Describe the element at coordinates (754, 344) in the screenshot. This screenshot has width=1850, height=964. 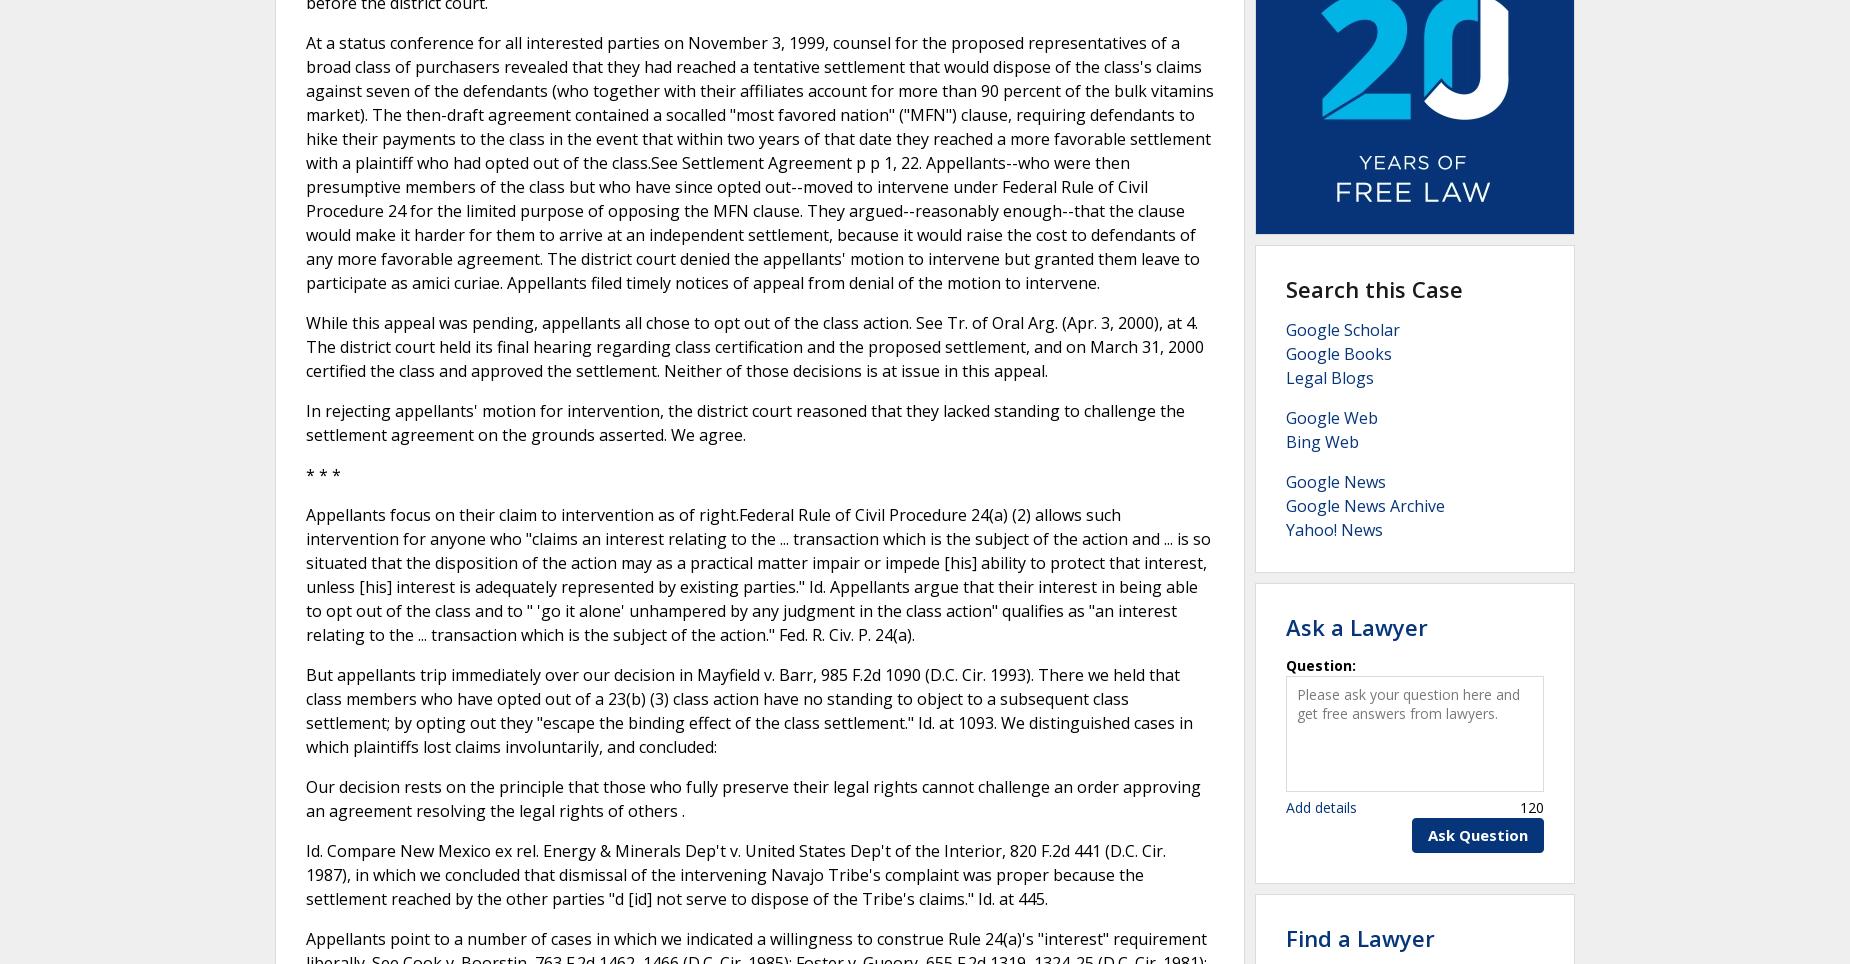
I see `'While this appeal was pending, appellants all chose to opt out of the class action. See Tr. of Oral Arg. (Apr. 3, 2000), at 4. The district court held its final hearing regarding class certification and the proposed settlement, and on March 31, 2000 certified the class and approved the settlement. Neither of those decisions is at issue in this appeal.'` at that location.